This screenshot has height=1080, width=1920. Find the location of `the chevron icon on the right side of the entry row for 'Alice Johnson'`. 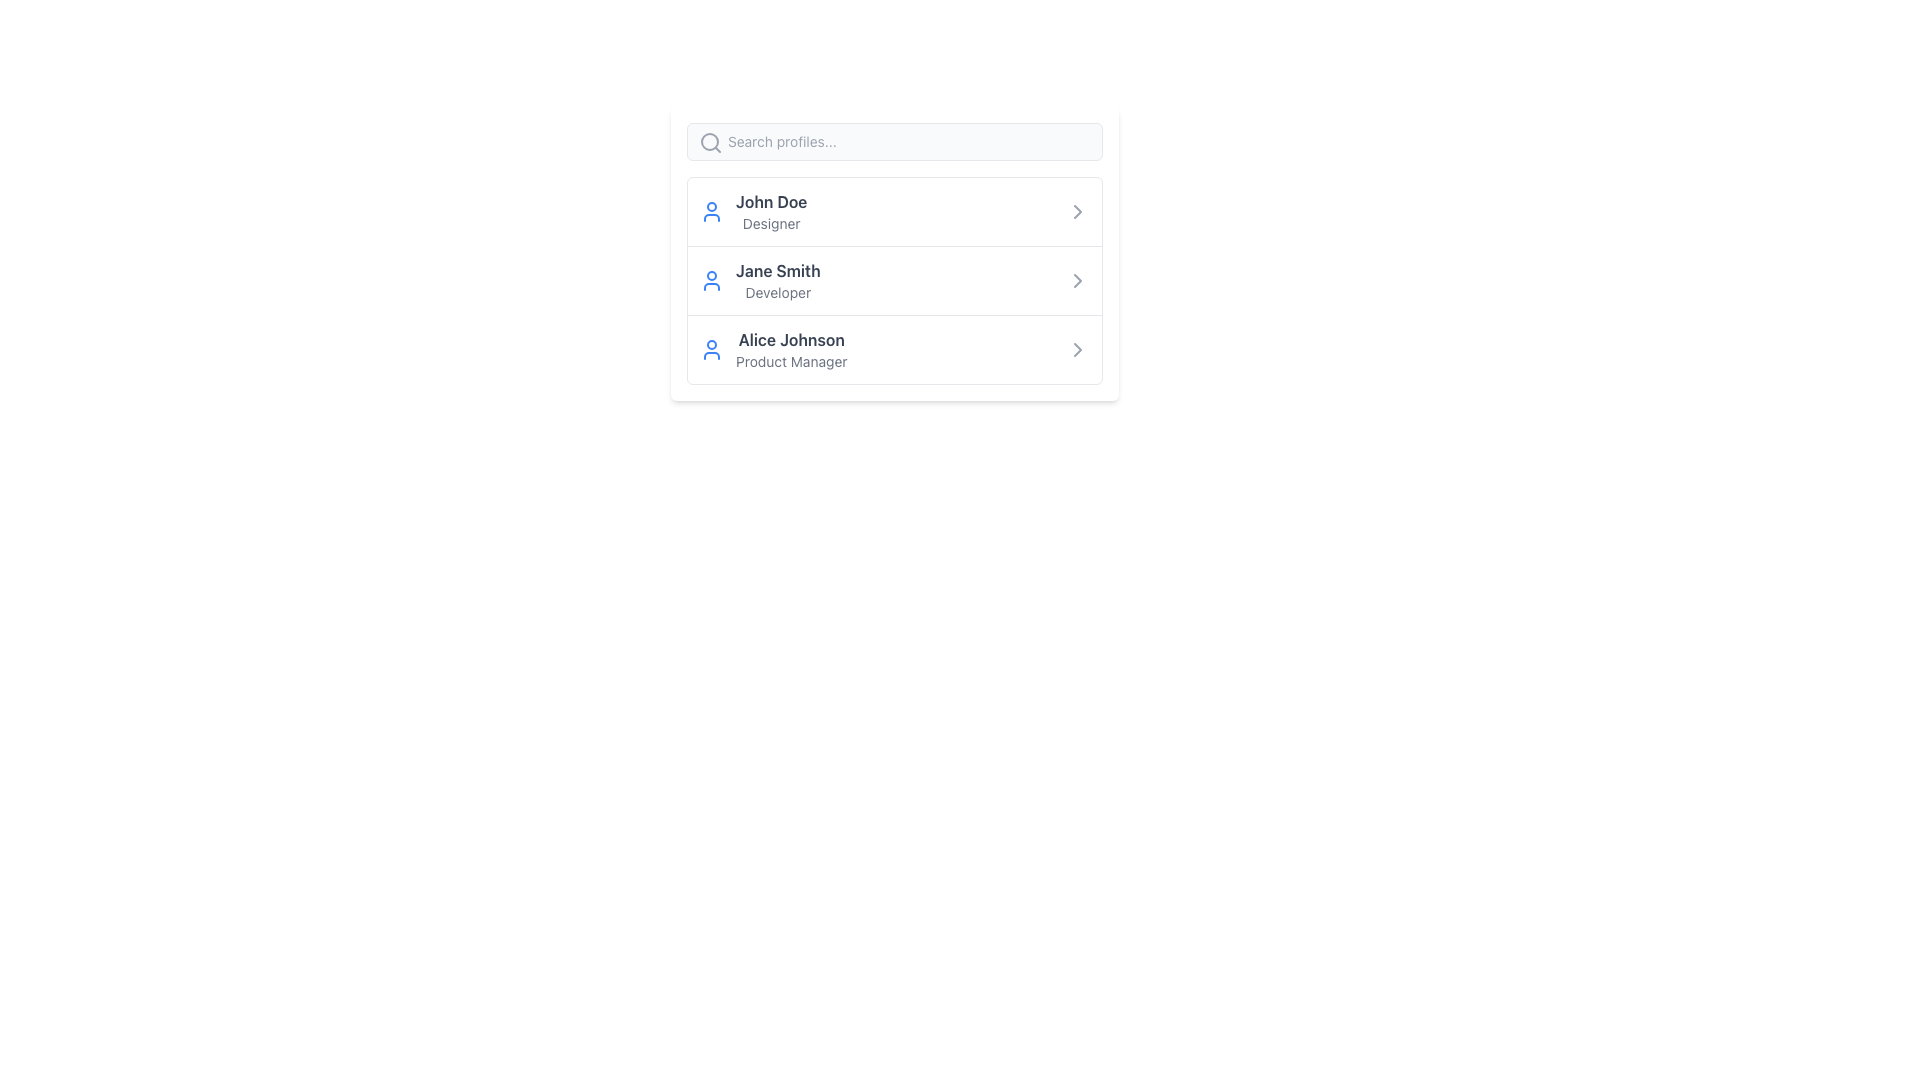

the chevron icon on the right side of the entry row for 'Alice Johnson' is located at coordinates (1077, 349).